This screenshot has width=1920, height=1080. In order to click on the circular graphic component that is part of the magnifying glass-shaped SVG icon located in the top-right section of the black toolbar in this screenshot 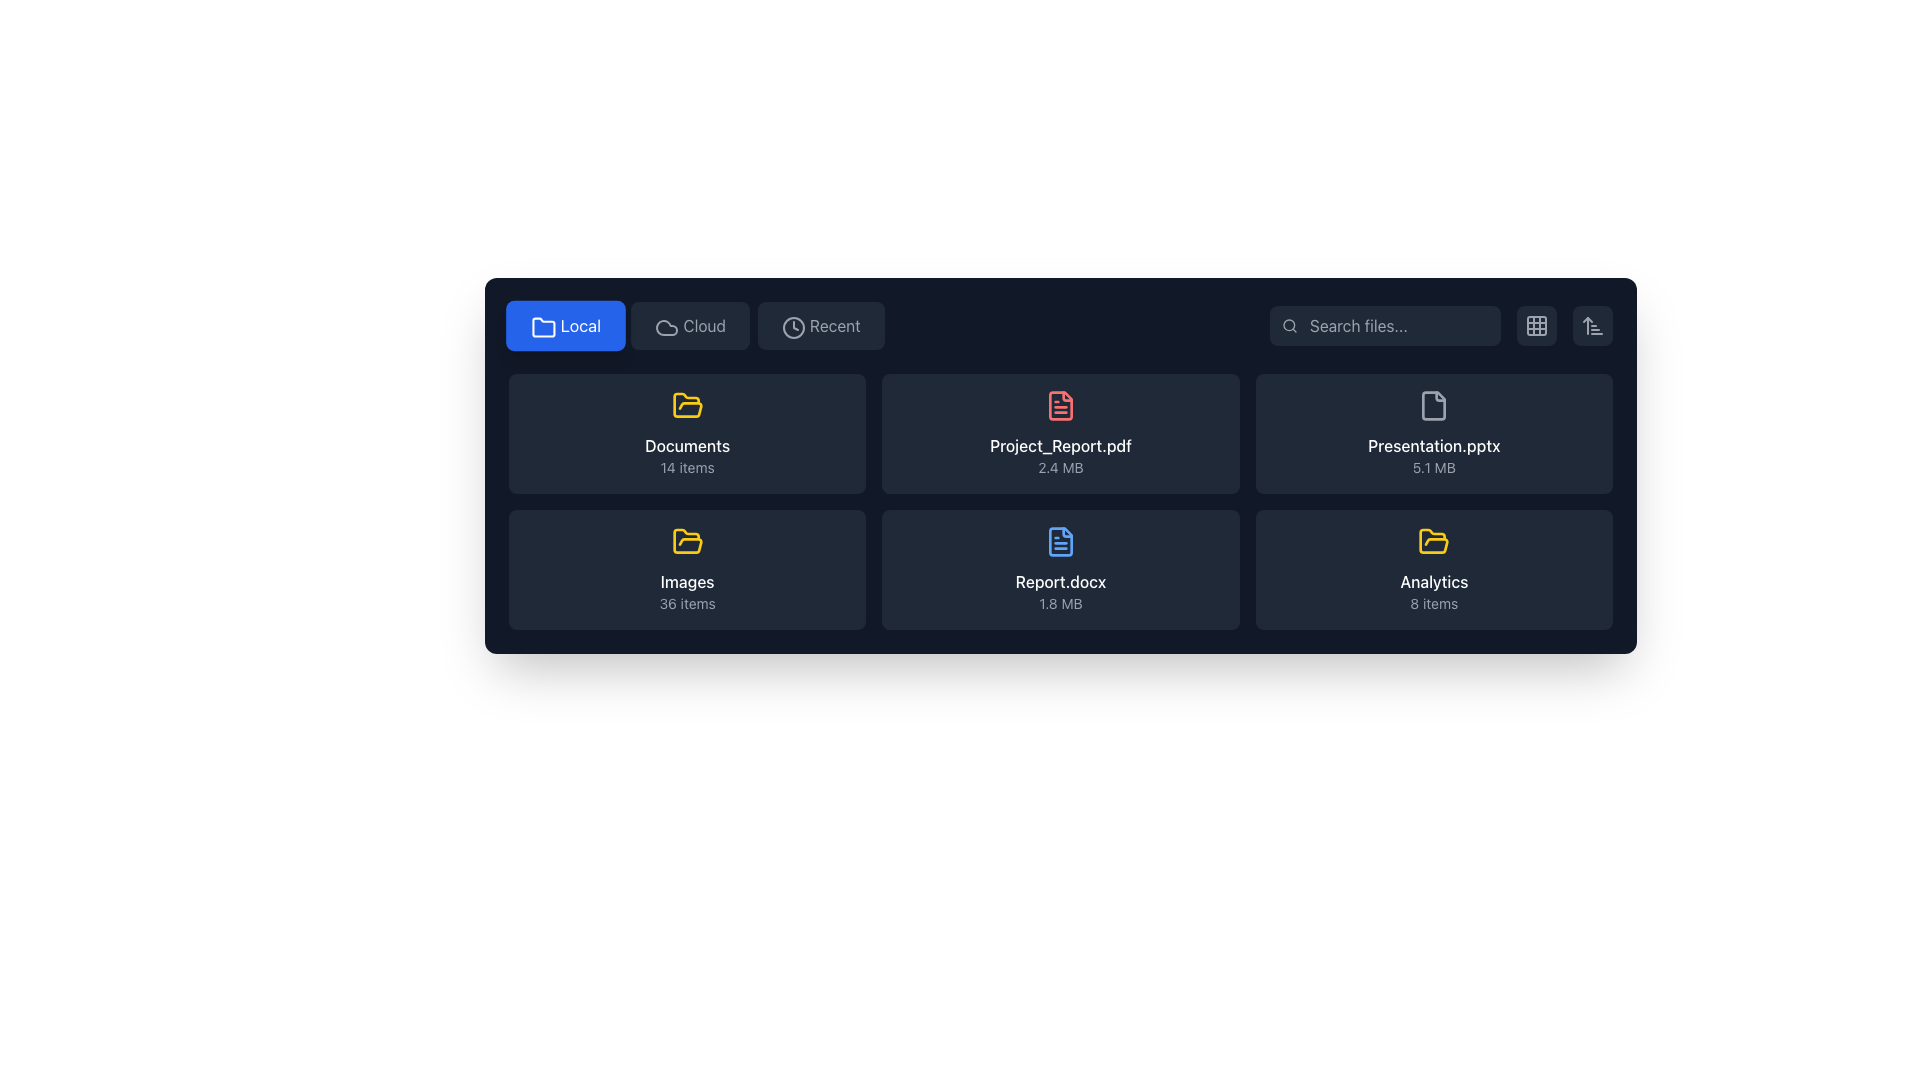, I will do `click(1289, 324)`.